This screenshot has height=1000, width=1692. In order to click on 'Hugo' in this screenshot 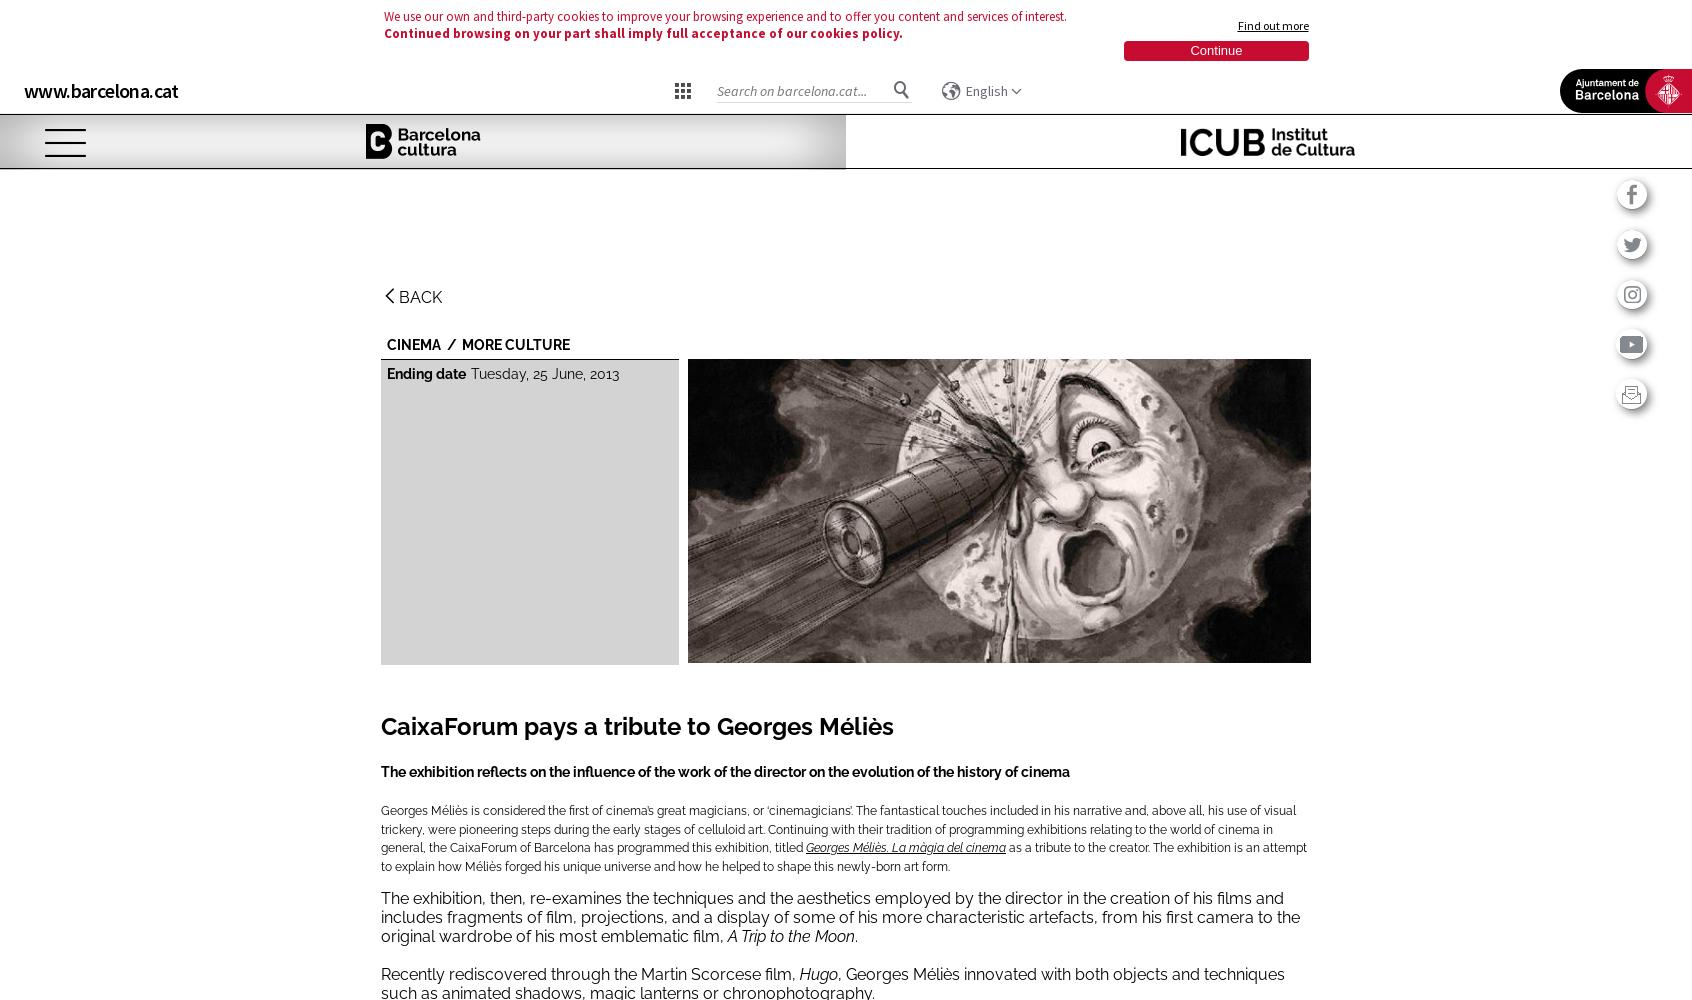, I will do `click(818, 973)`.